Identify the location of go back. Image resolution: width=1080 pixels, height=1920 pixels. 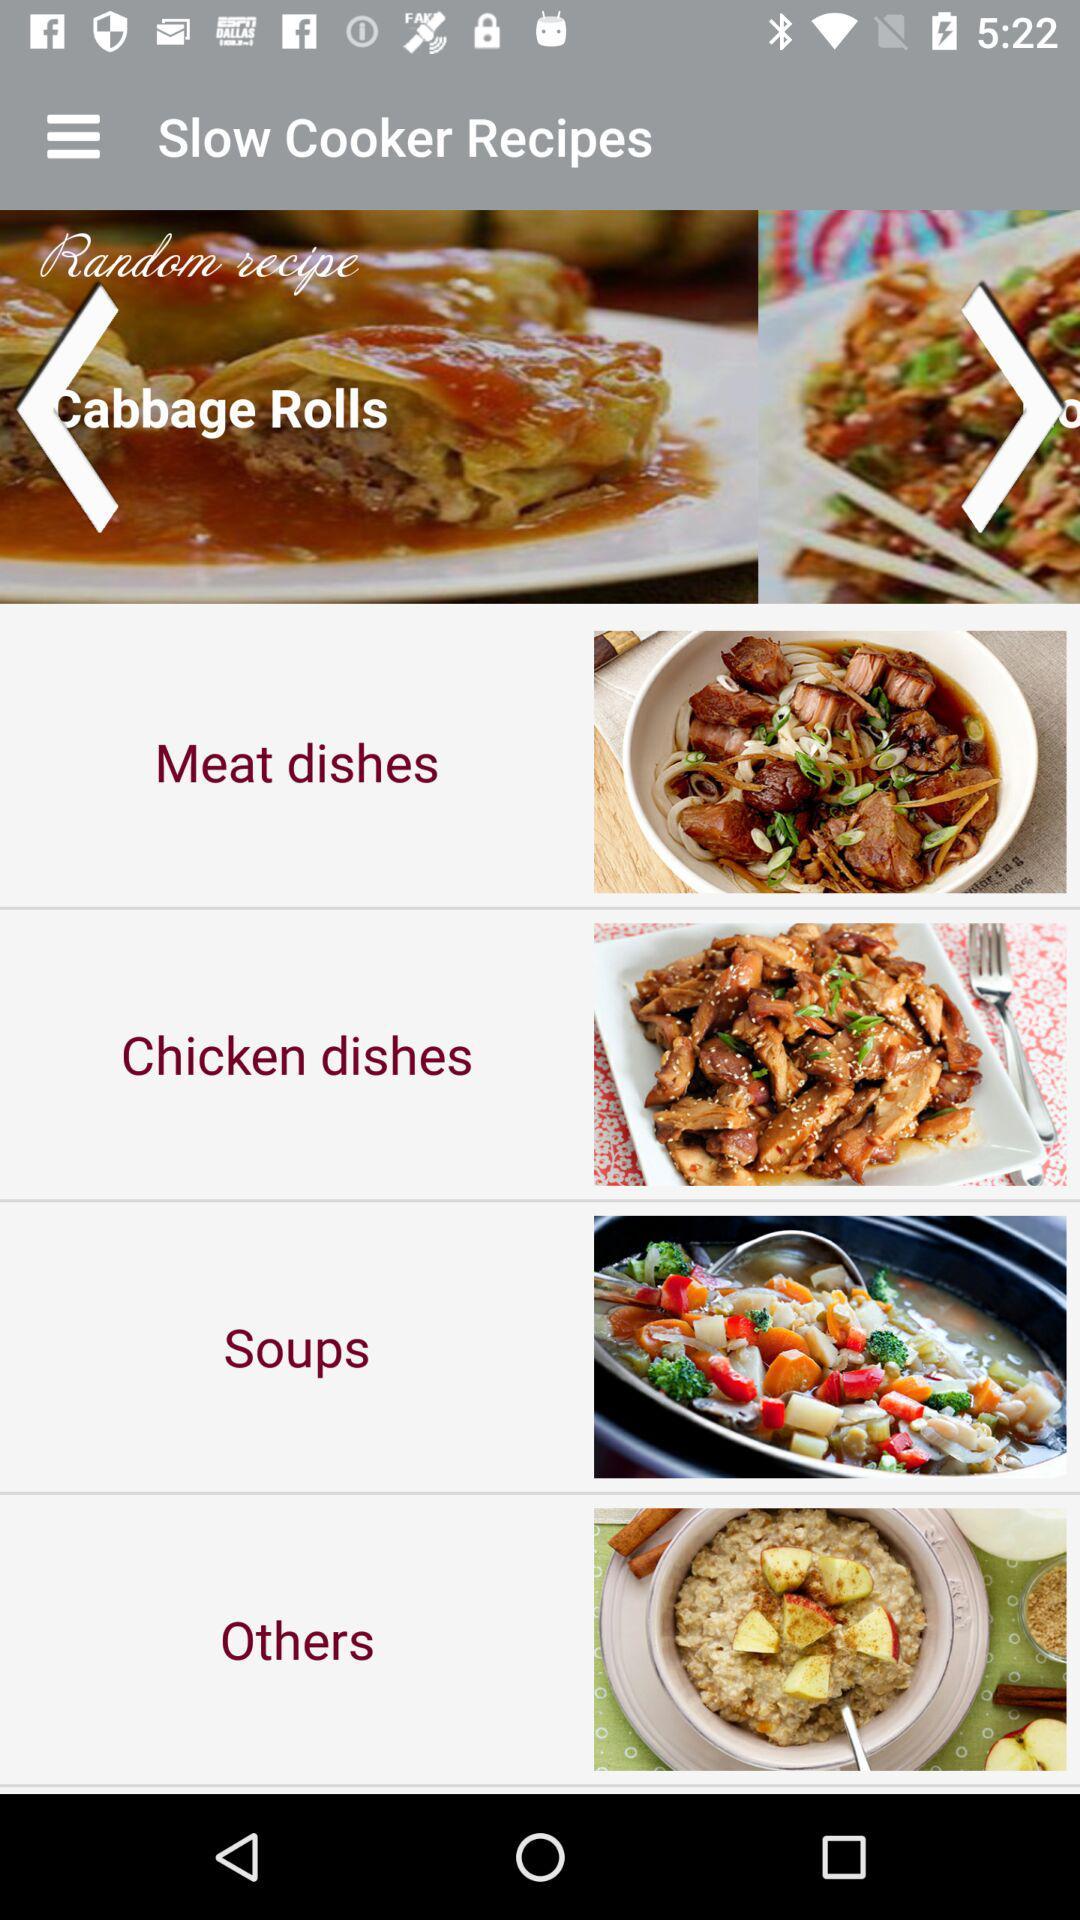
(64, 405).